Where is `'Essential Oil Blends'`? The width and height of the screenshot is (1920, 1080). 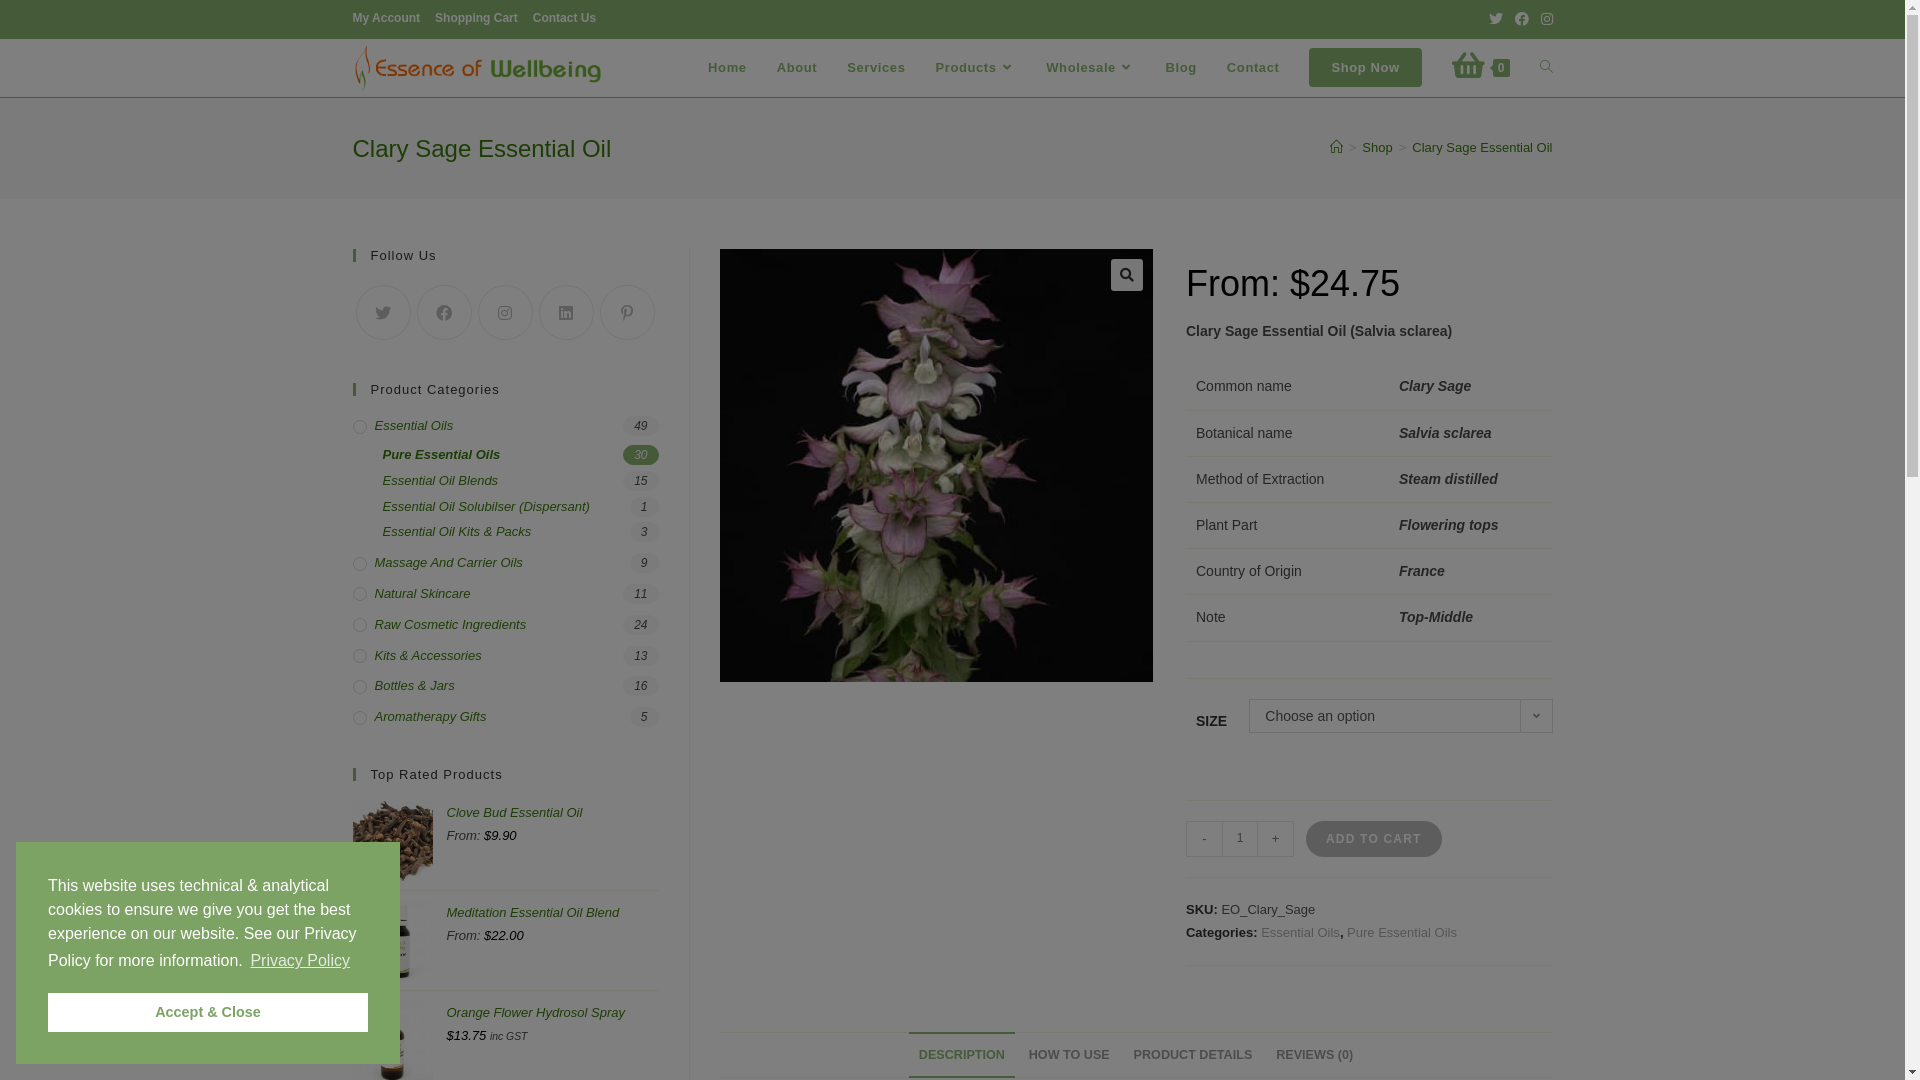
'Essential Oil Blends' is located at coordinates (519, 481).